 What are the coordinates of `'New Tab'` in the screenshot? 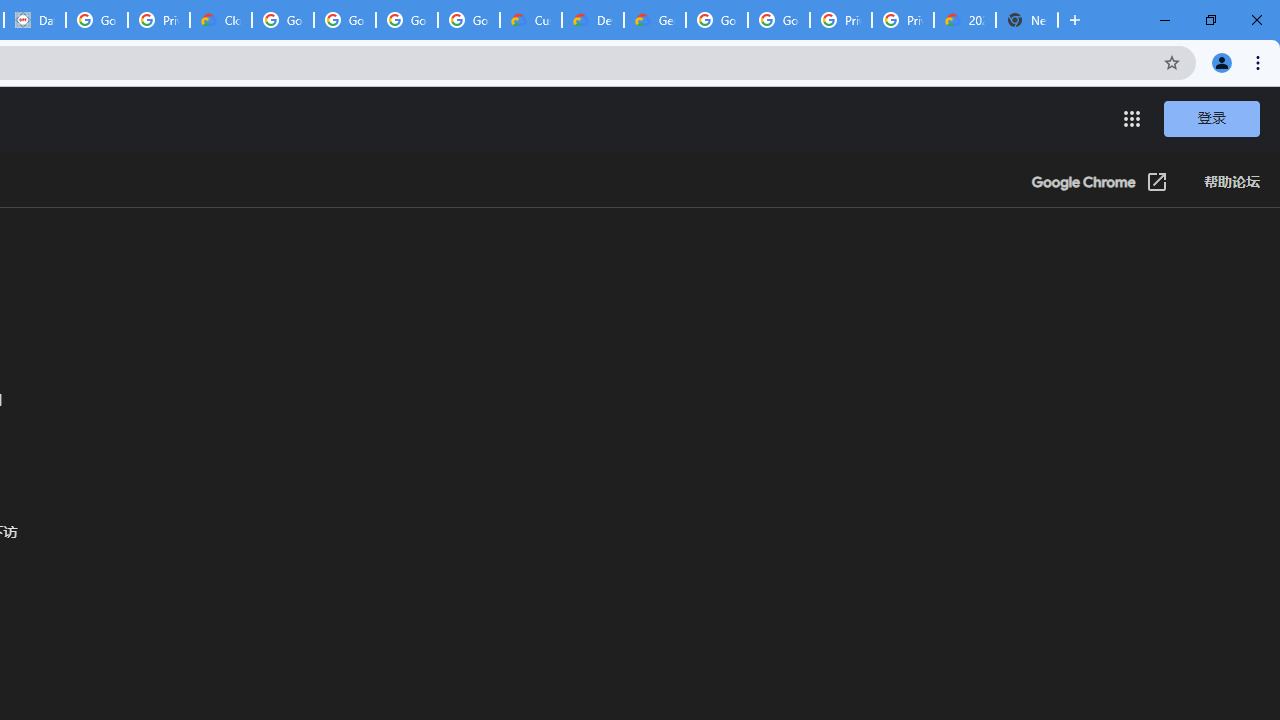 It's located at (1027, 20).